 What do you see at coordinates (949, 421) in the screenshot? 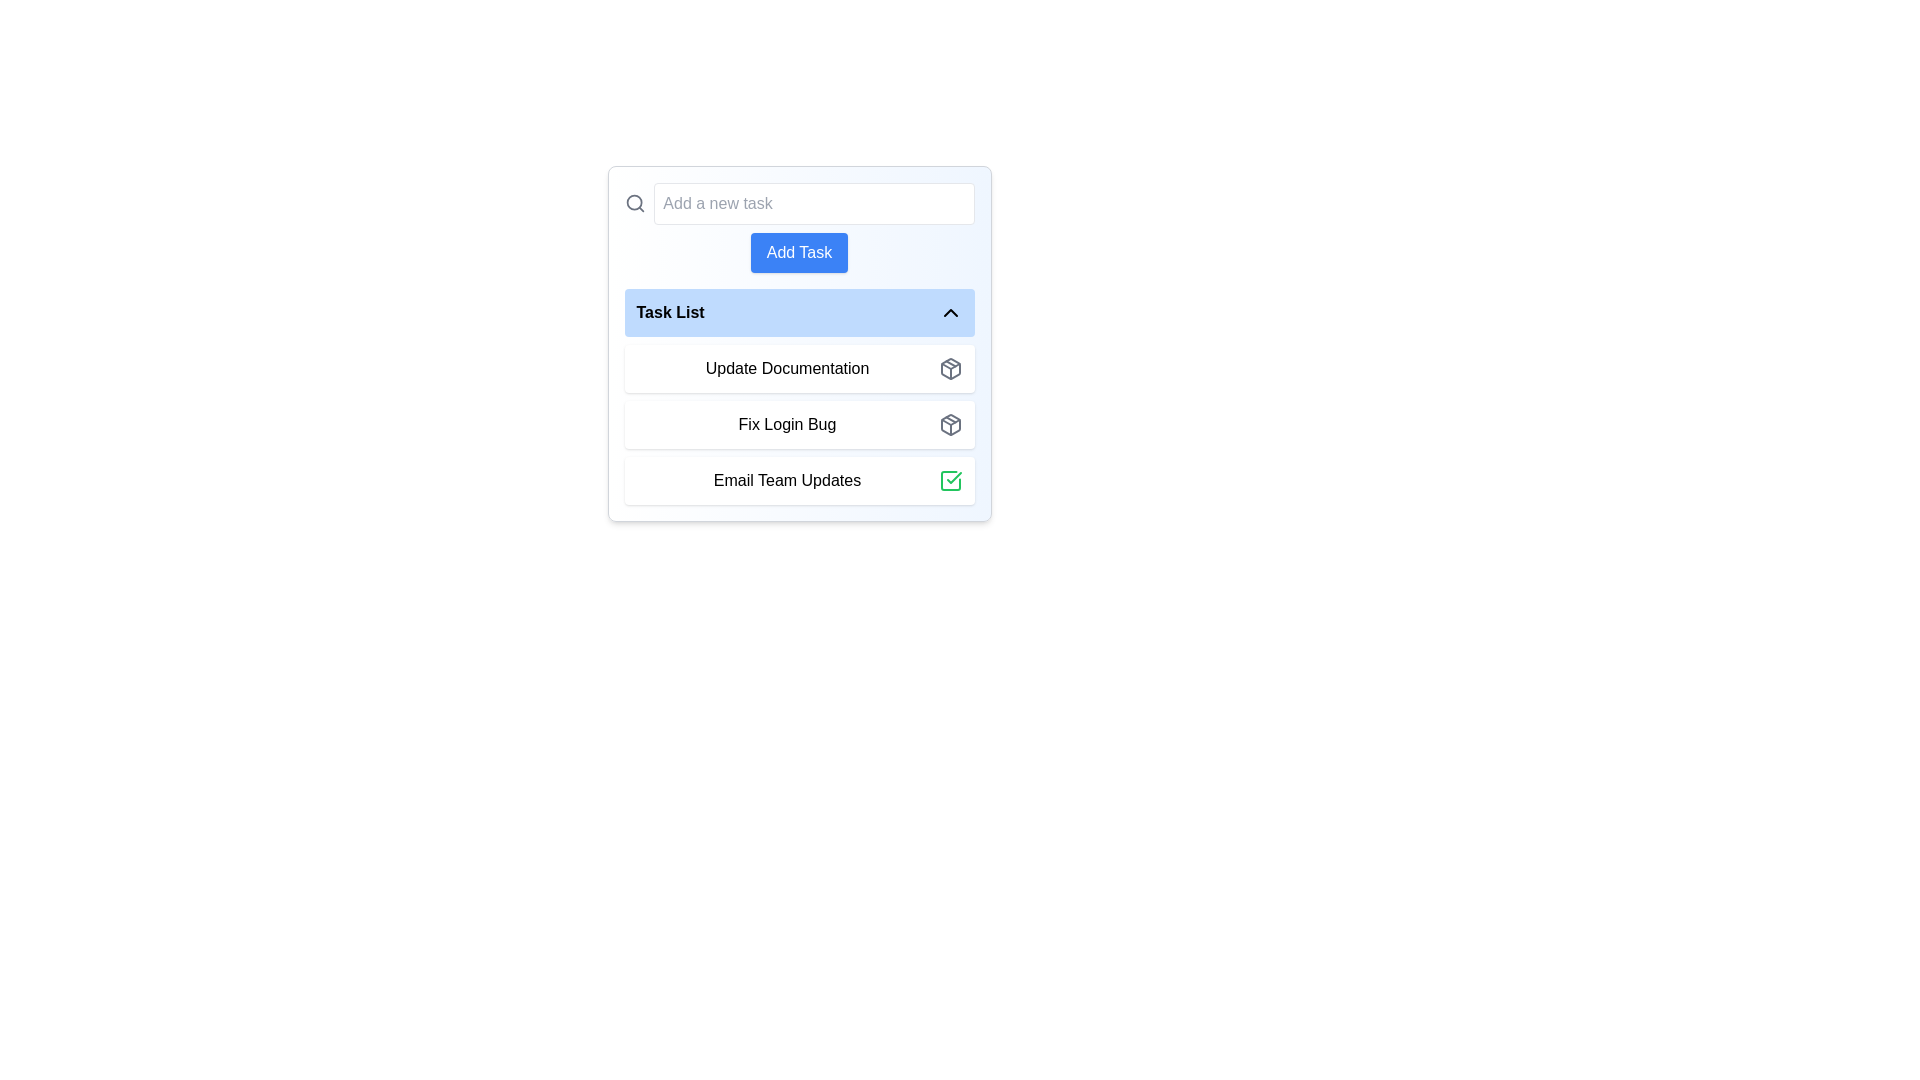
I see `the upward-pointing triangular shape within the package icon, located to the right of the 'Update Documentation' task in the task list` at bounding box center [949, 421].